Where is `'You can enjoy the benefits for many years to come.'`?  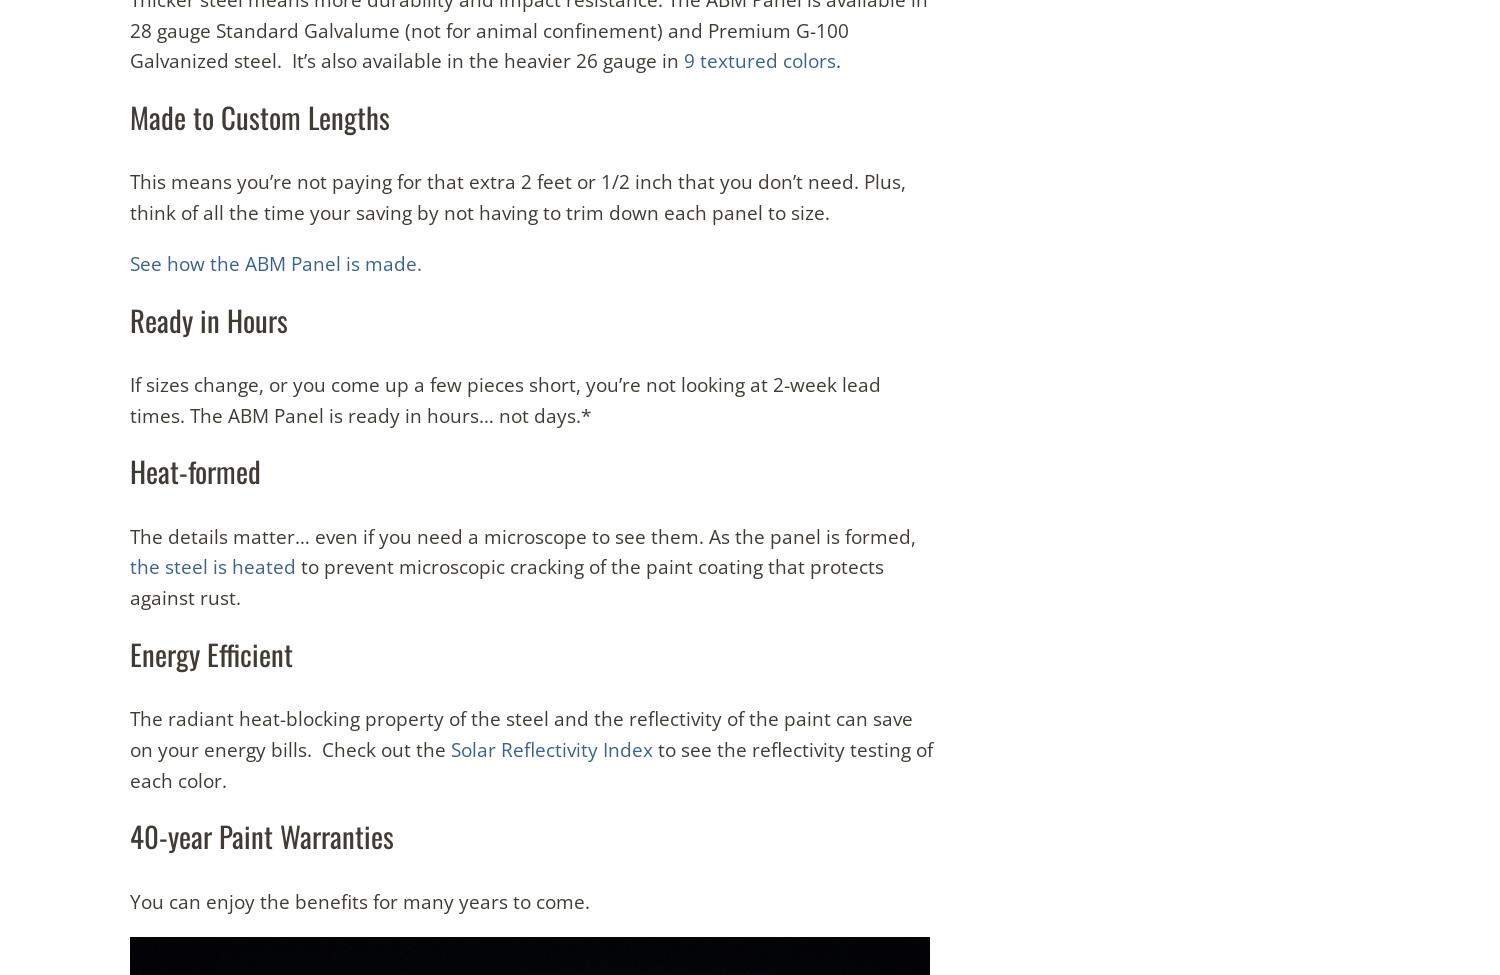
'You can enjoy the benefits for many years to come.' is located at coordinates (130, 899).